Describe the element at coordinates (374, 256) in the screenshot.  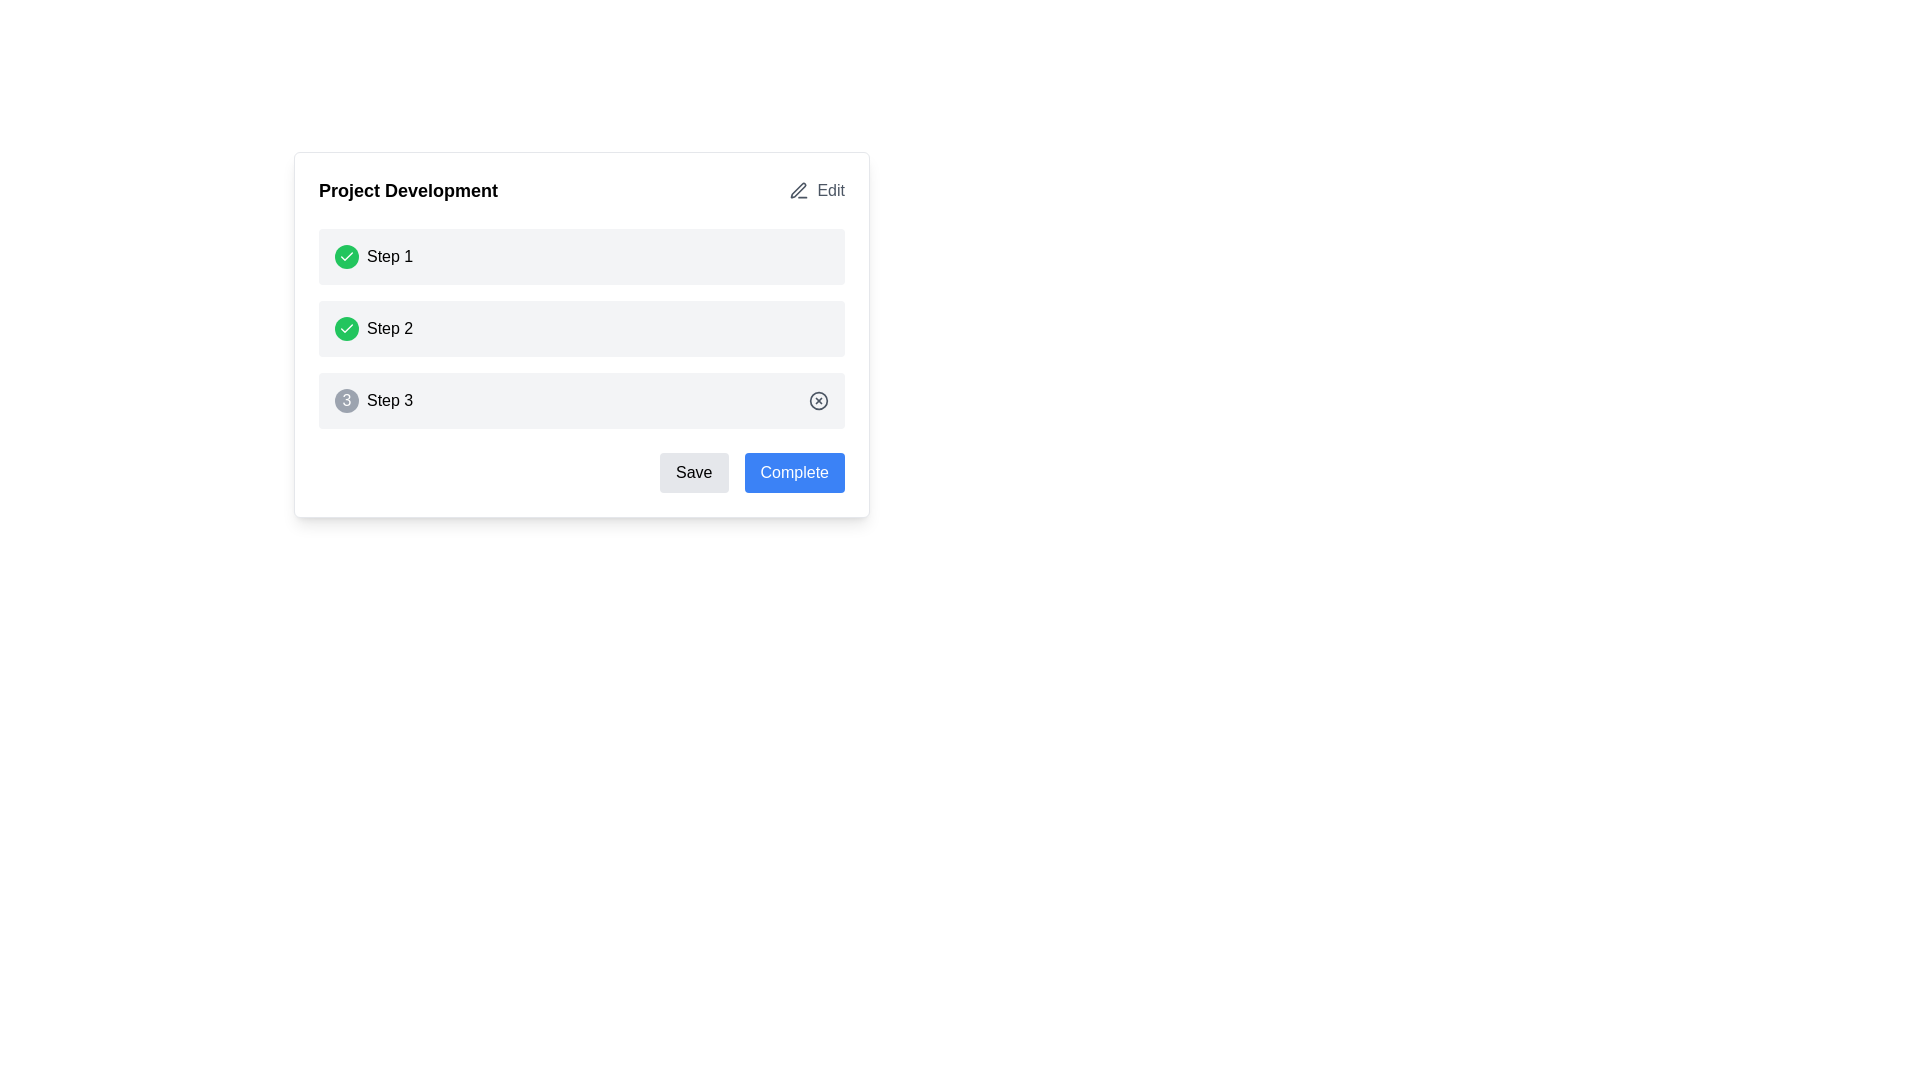
I see `label 'Step 1' from the completed status indicator, which is the first step in the 'Project Development' sequence, indicated by a green checkmark icon` at that location.